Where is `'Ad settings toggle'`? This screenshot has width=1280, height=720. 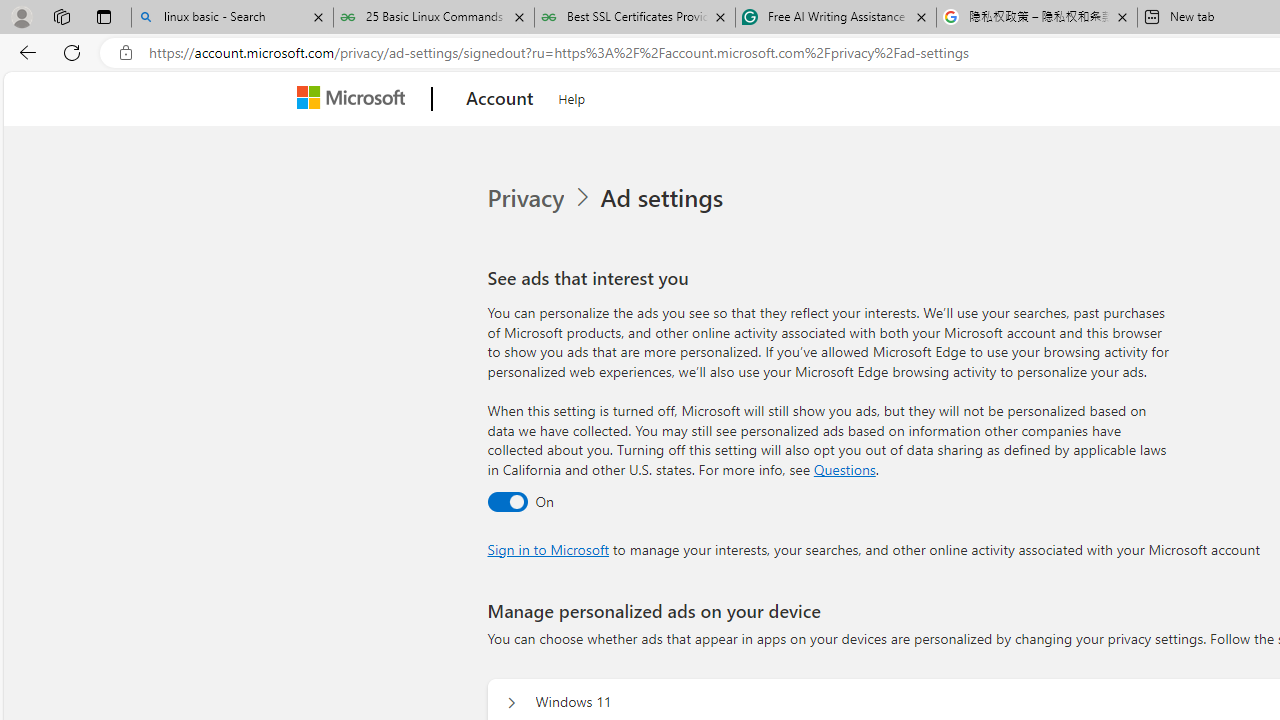 'Ad settings toggle' is located at coordinates (506, 500).